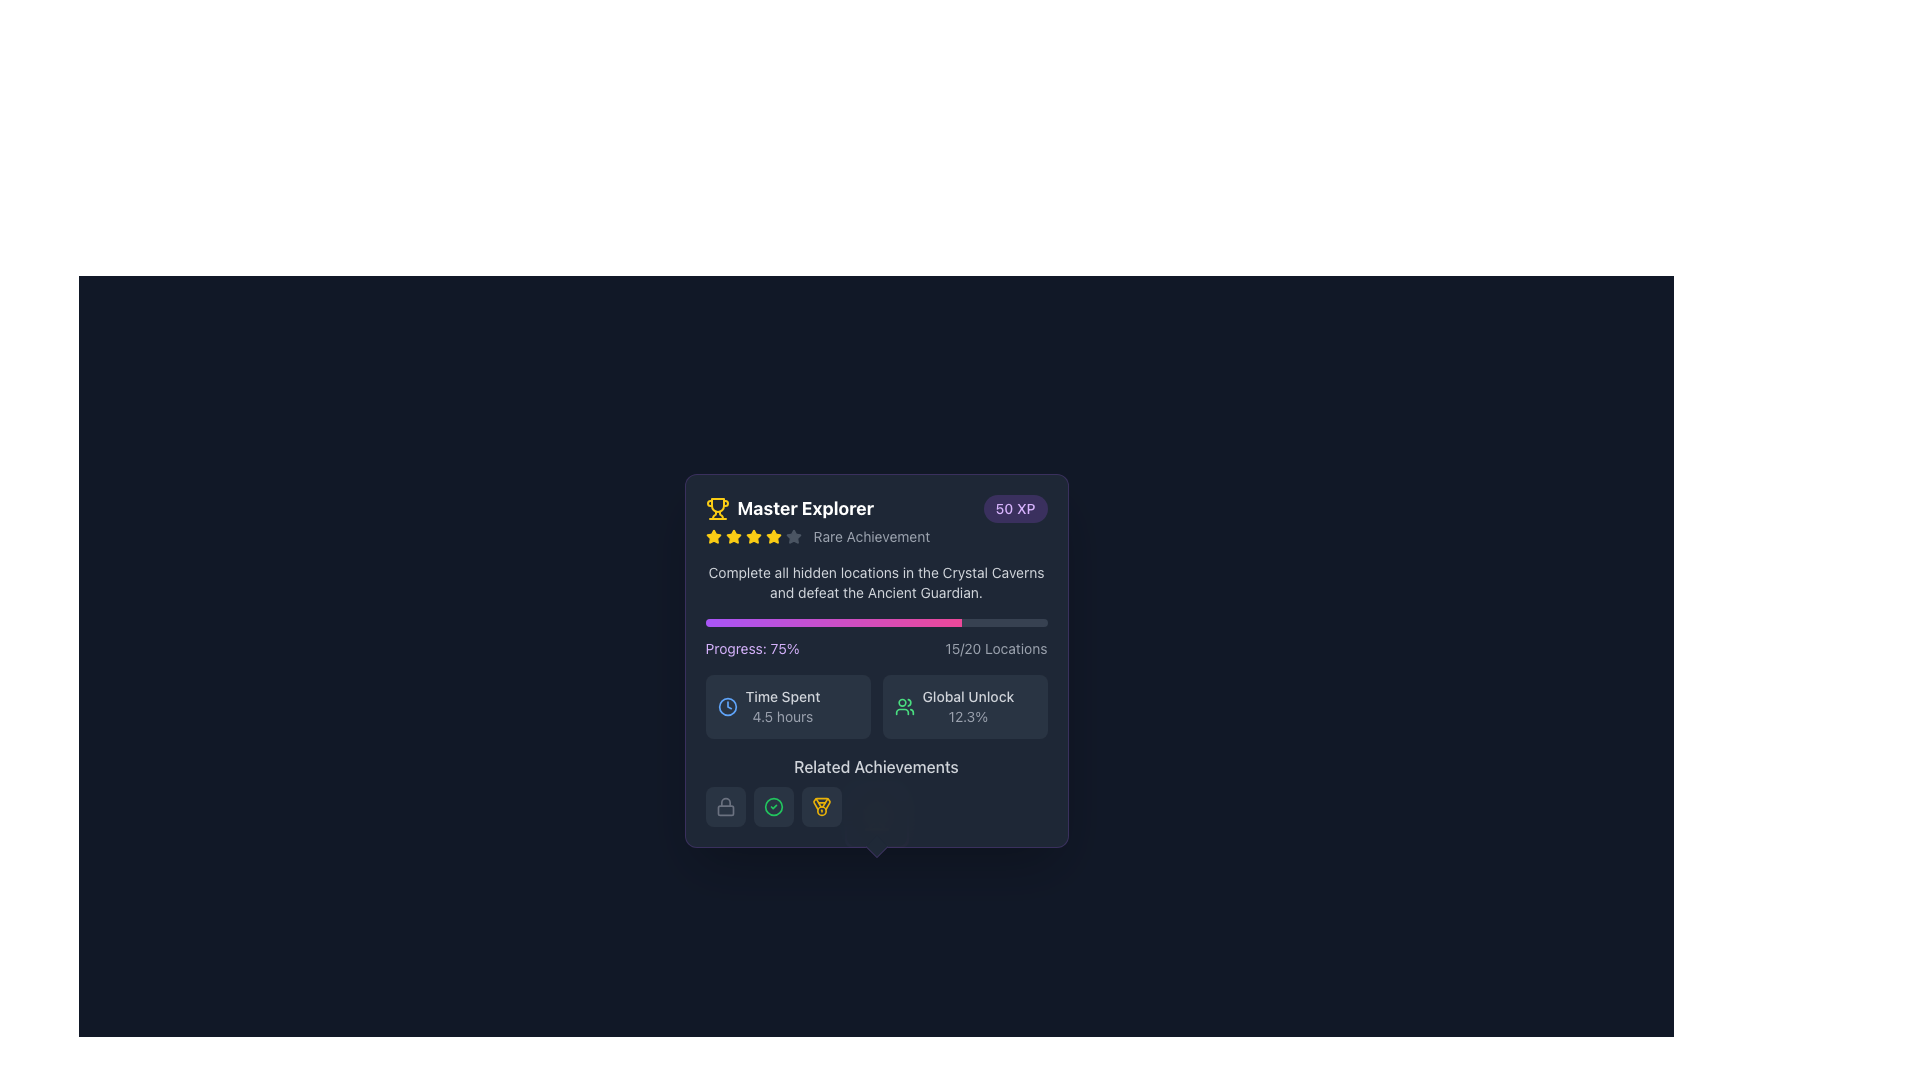 This screenshot has width=1920, height=1080. I want to click on the first star-shaped rating indicator filled with yellow color, located below the 'Master Explorer' title within the achievement card, so click(713, 535).